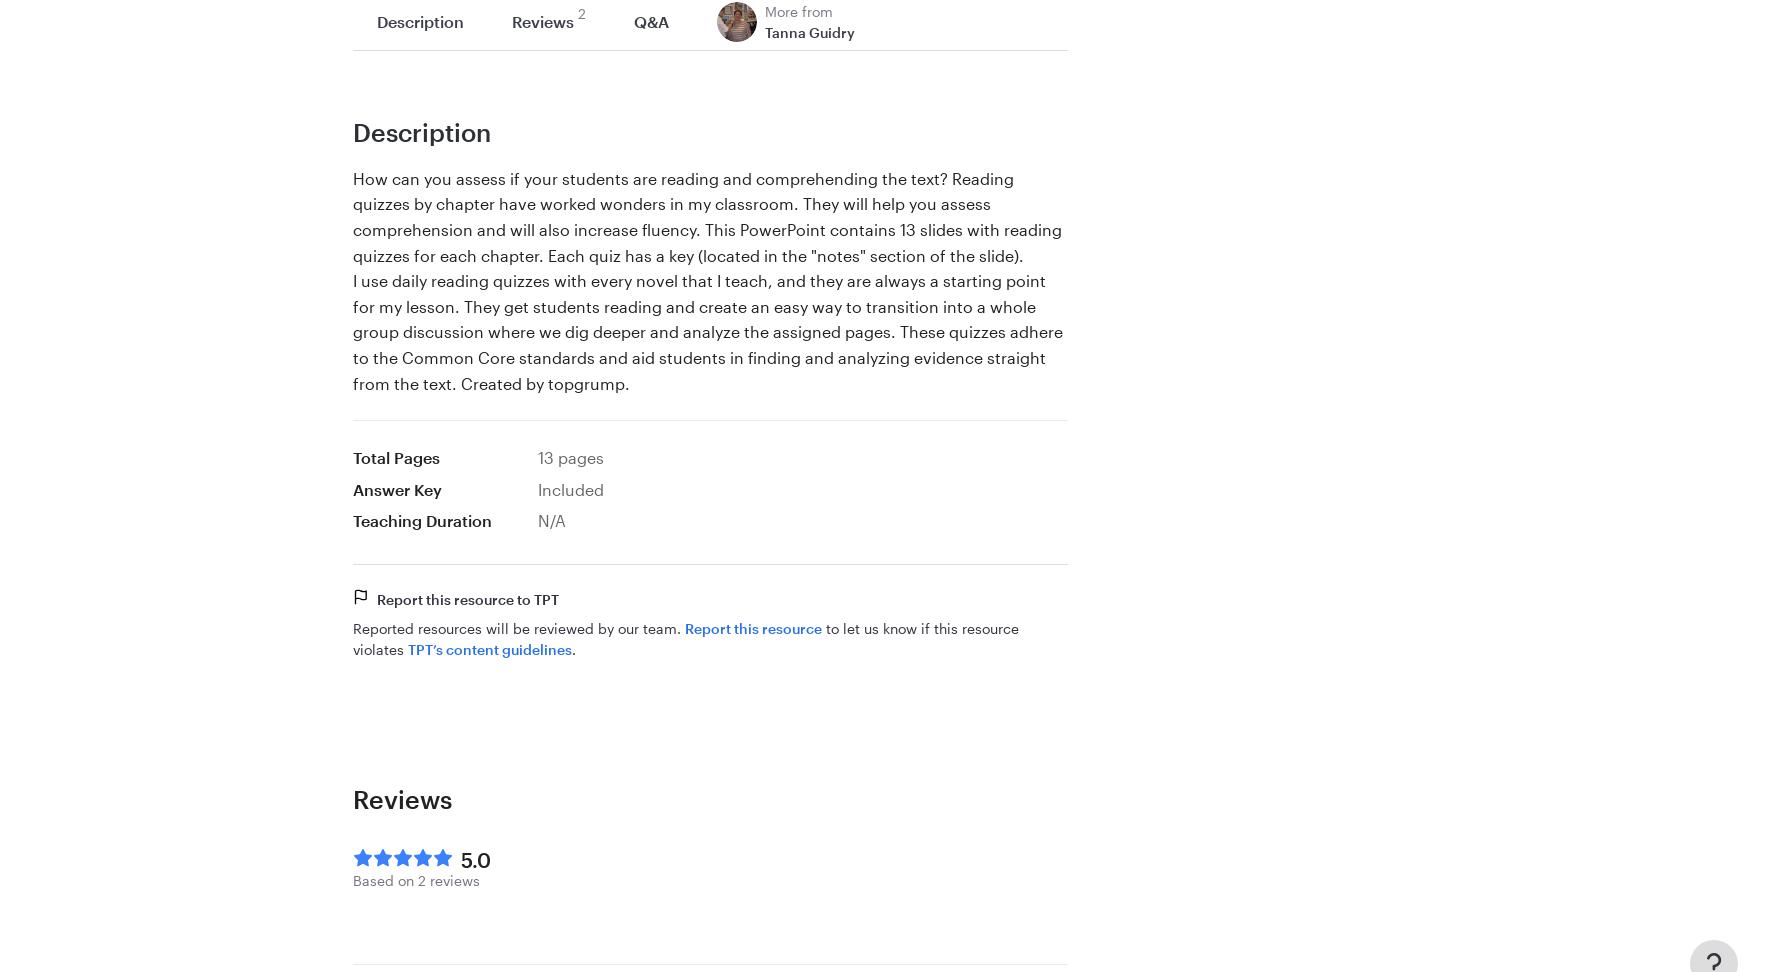 This screenshot has height=972, width=1778. I want to click on '5.0', so click(474, 858).